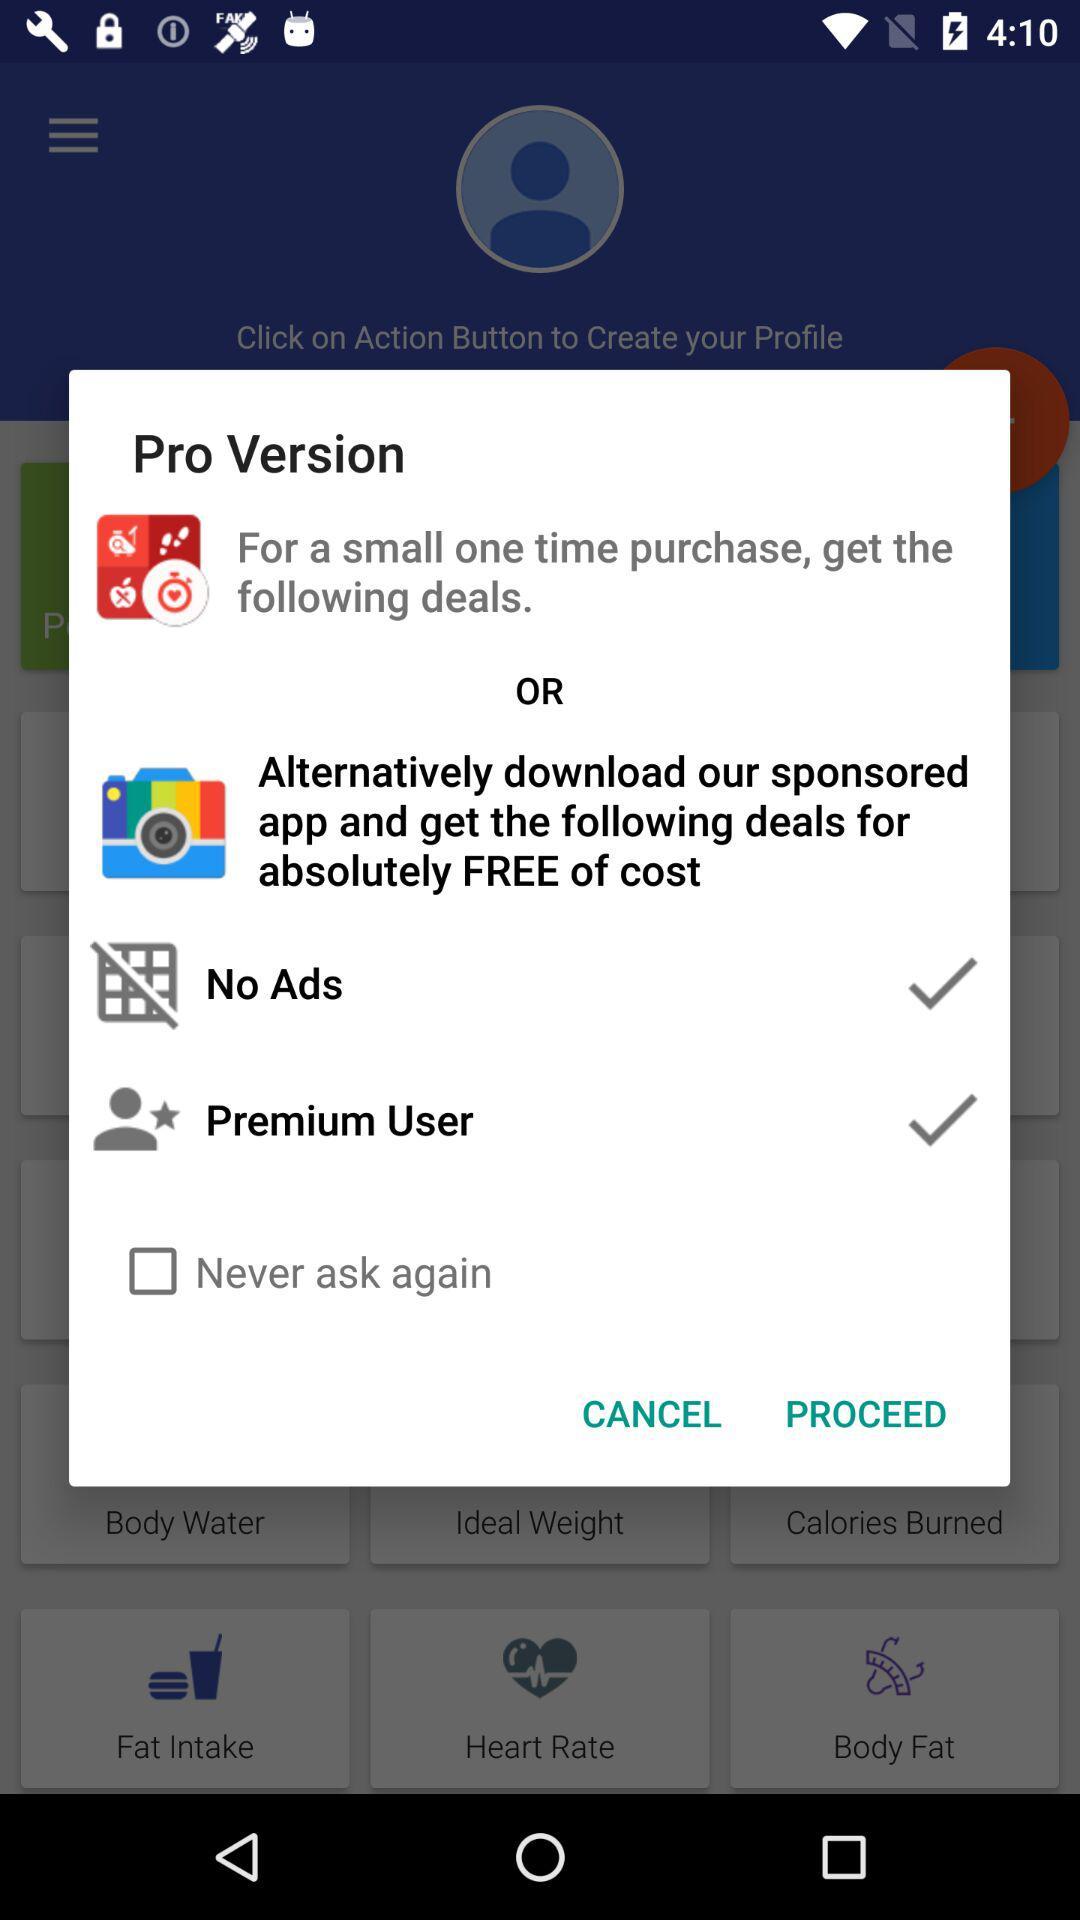  I want to click on item below never ask again item, so click(865, 1411).